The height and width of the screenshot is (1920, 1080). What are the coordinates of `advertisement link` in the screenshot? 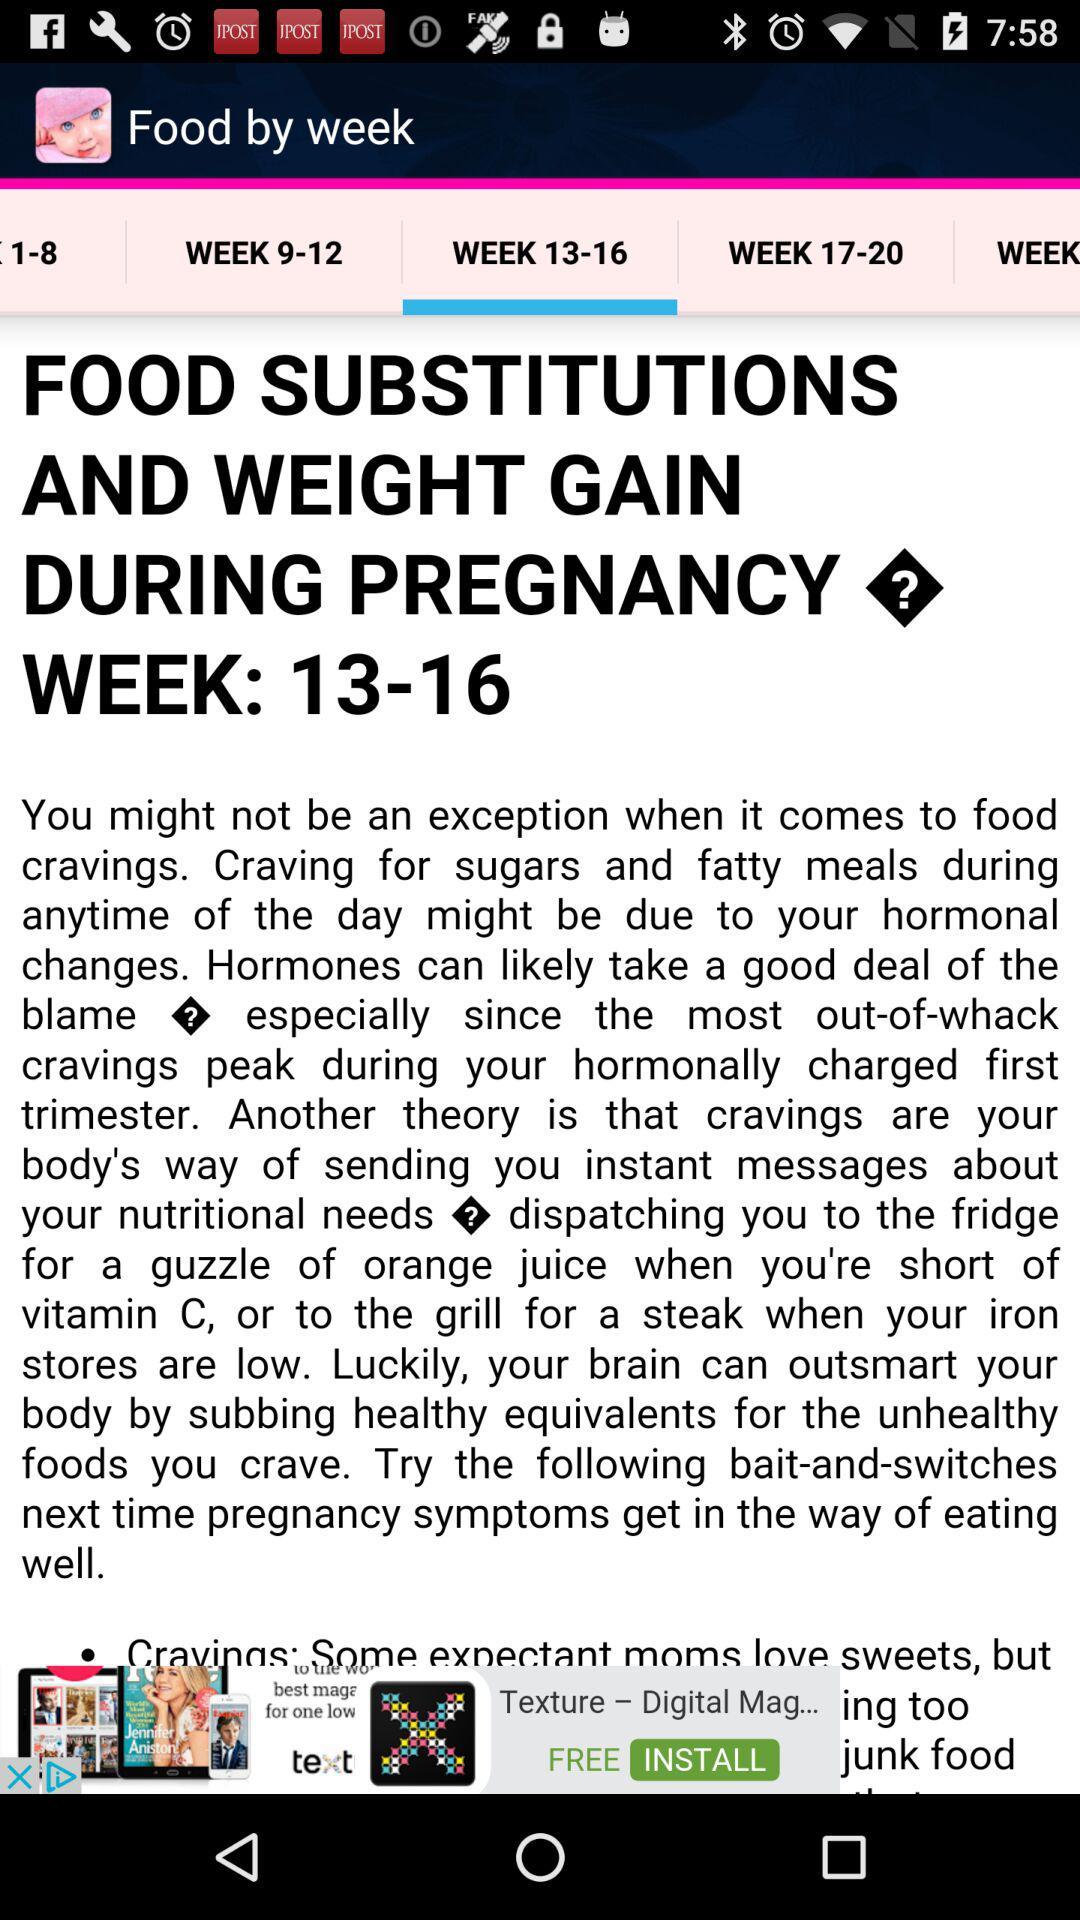 It's located at (419, 1727).